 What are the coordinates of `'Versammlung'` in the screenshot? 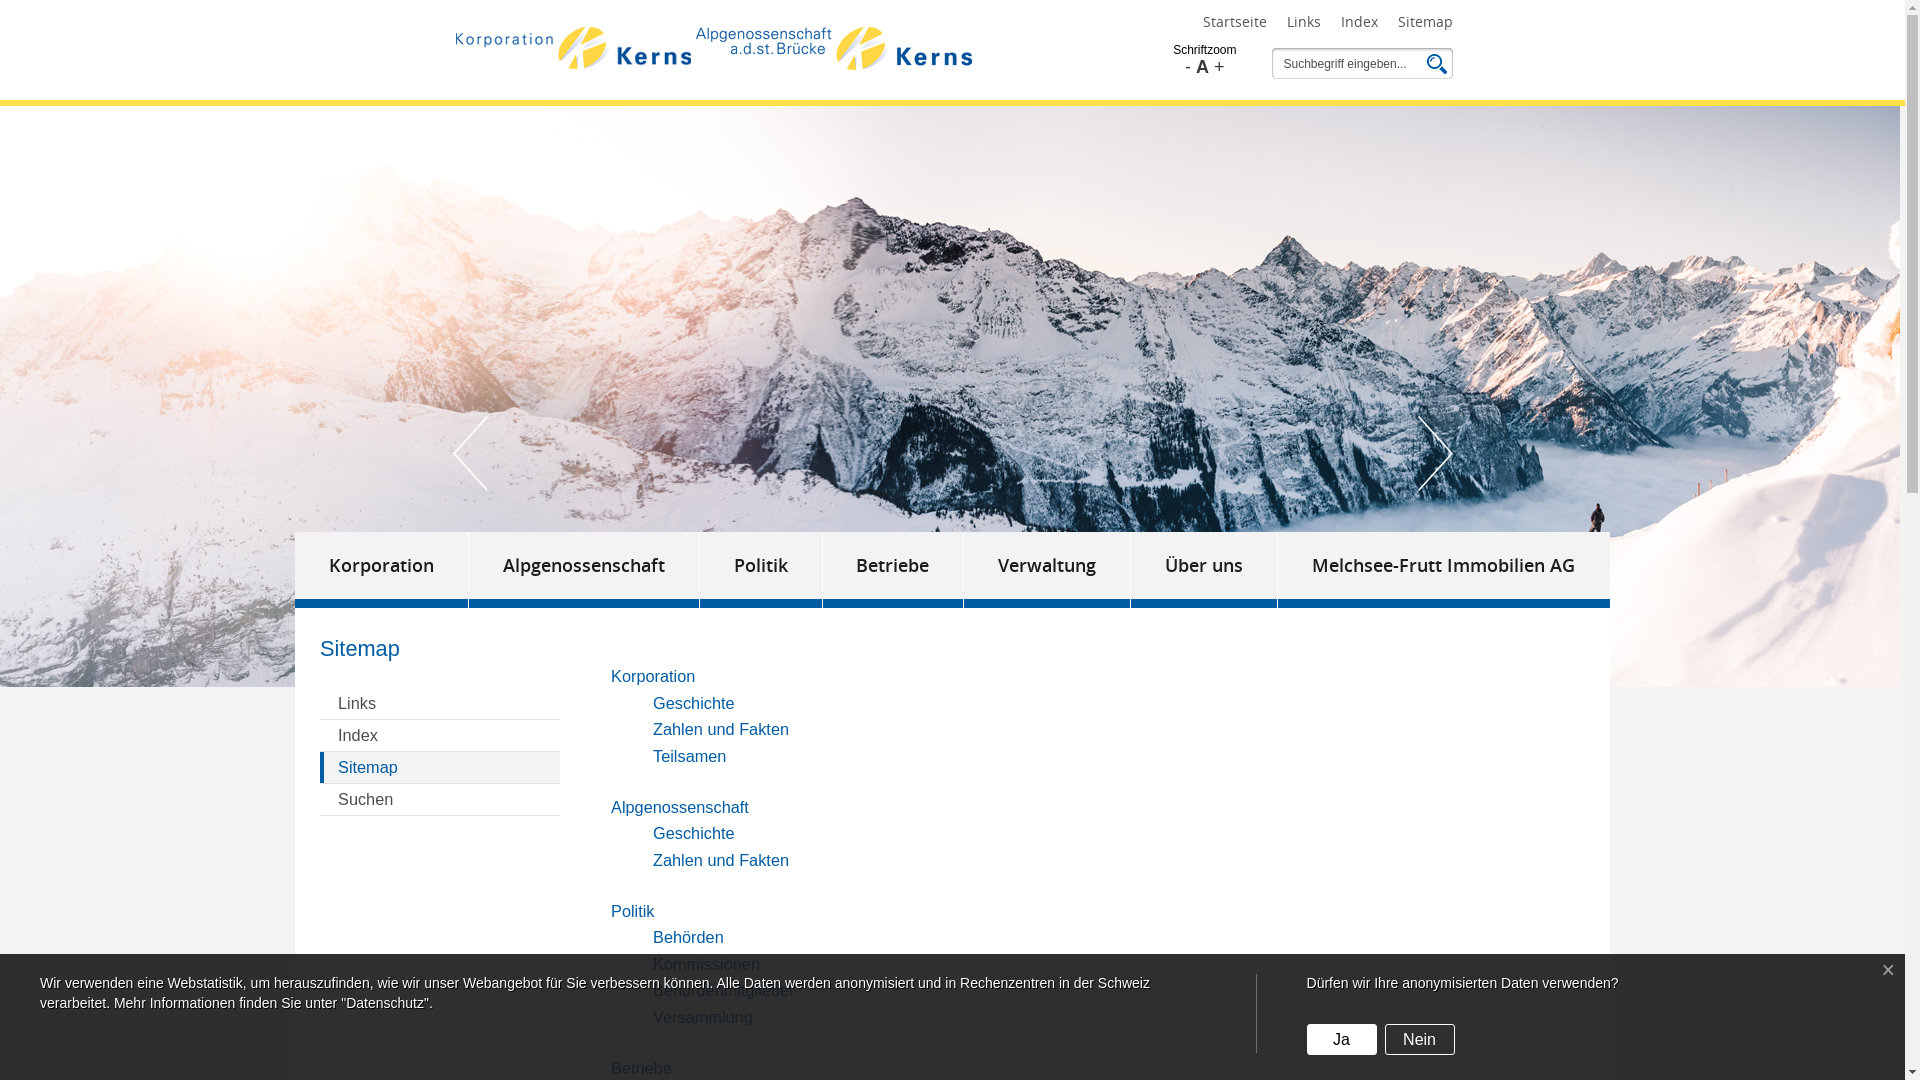 It's located at (652, 1017).